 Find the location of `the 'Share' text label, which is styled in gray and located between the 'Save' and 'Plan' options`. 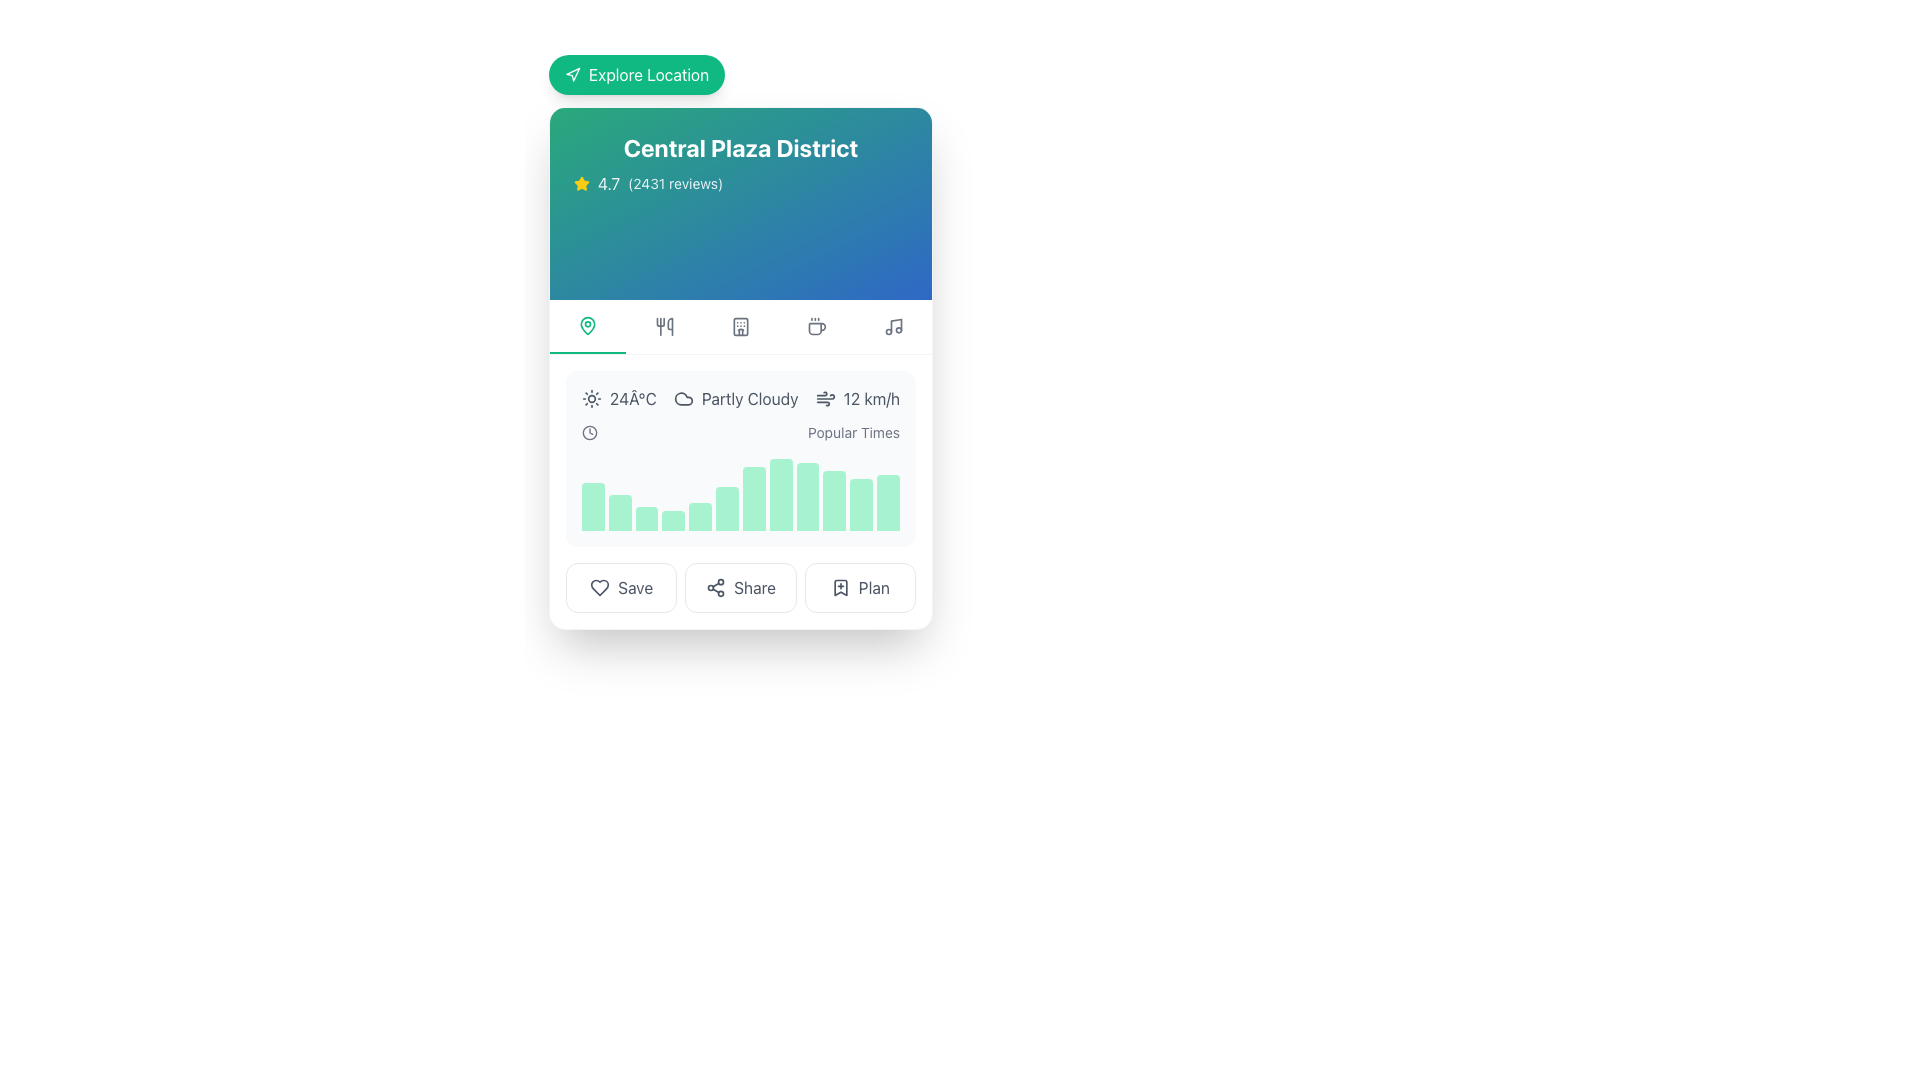

the 'Share' text label, which is styled in gray and located between the 'Save' and 'Plan' options is located at coordinates (753, 586).